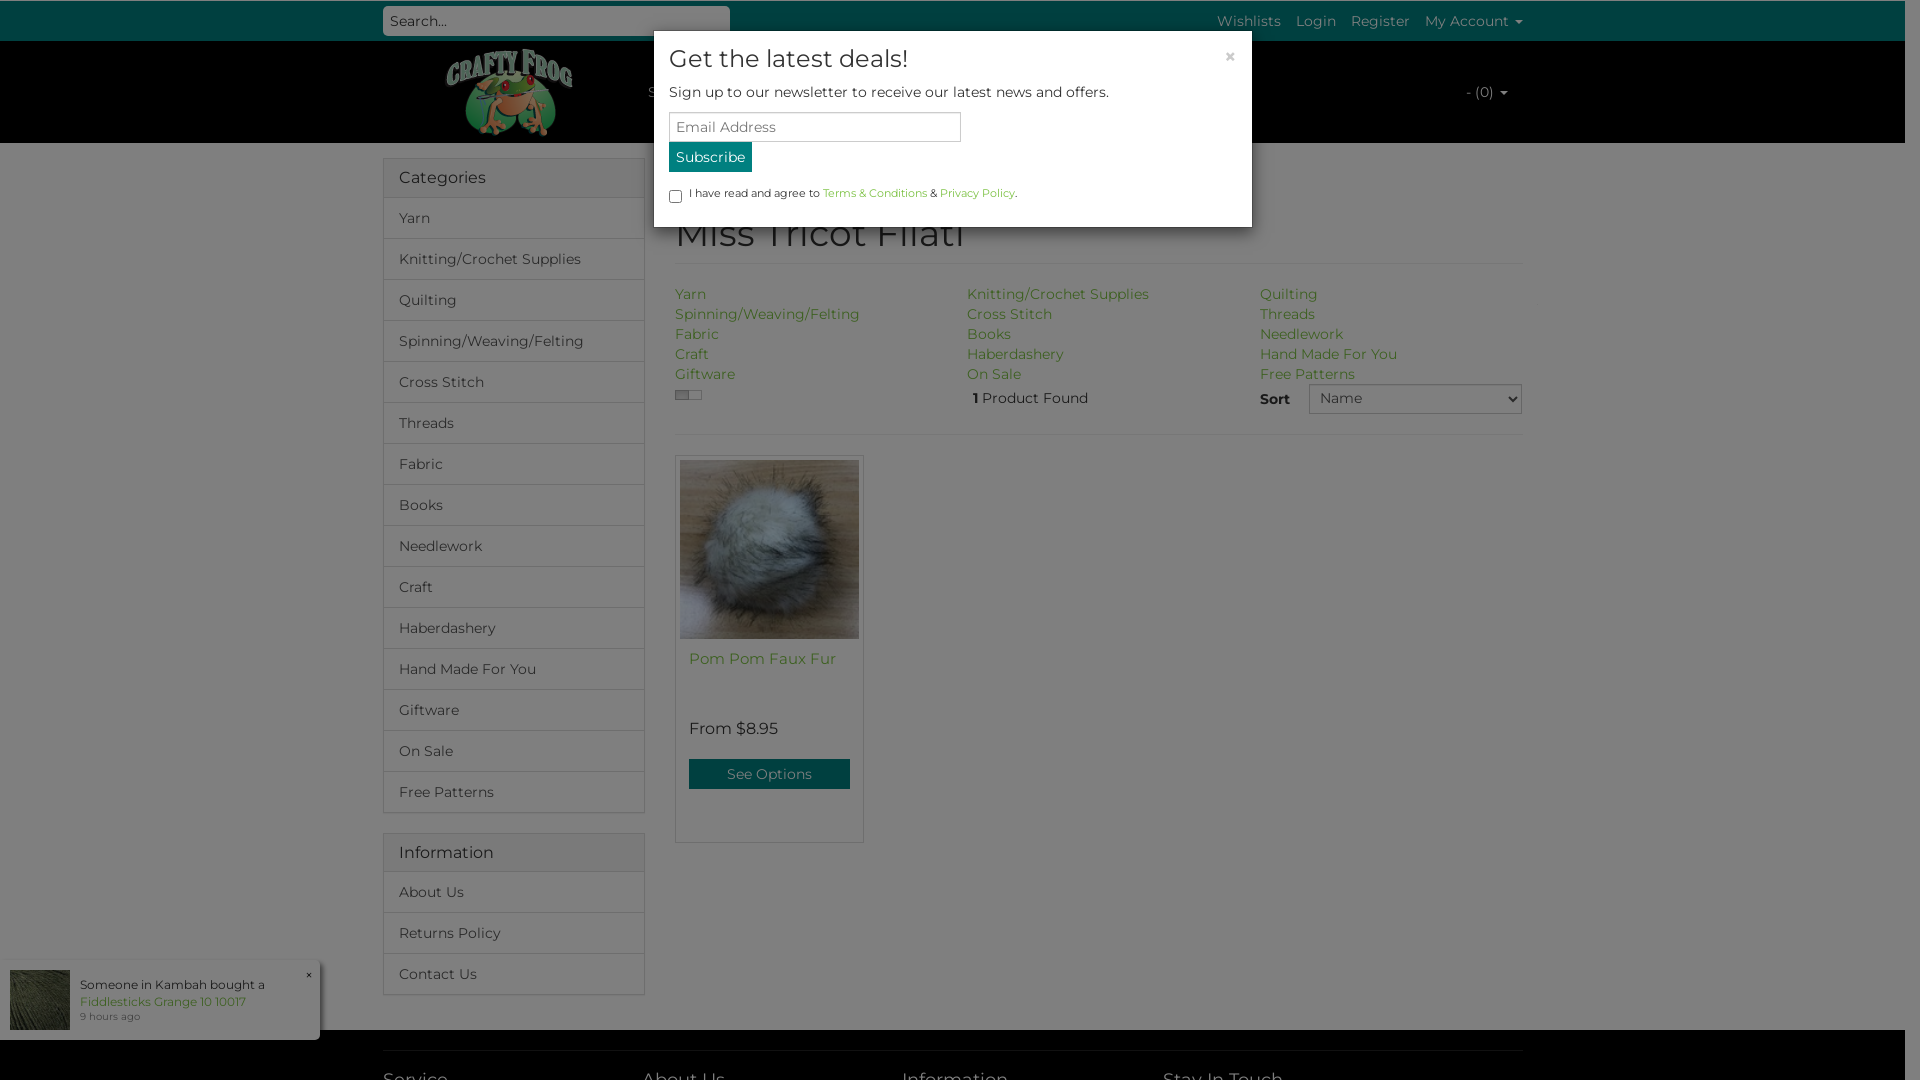 The image size is (1920, 1080). What do you see at coordinates (696, 333) in the screenshot?
I see `'Fabric'` at bounding box center [696, 333].